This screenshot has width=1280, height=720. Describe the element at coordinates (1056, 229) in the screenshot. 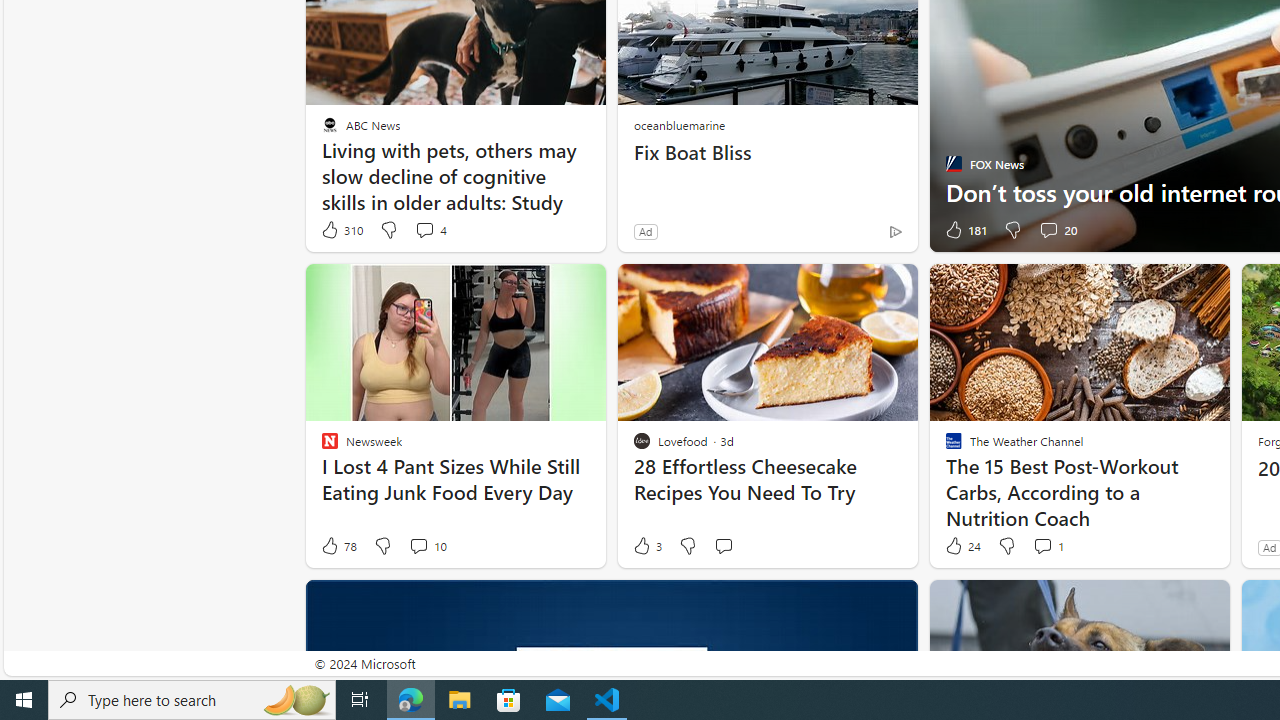

I see `'View comments 20 Comment'` at that location.